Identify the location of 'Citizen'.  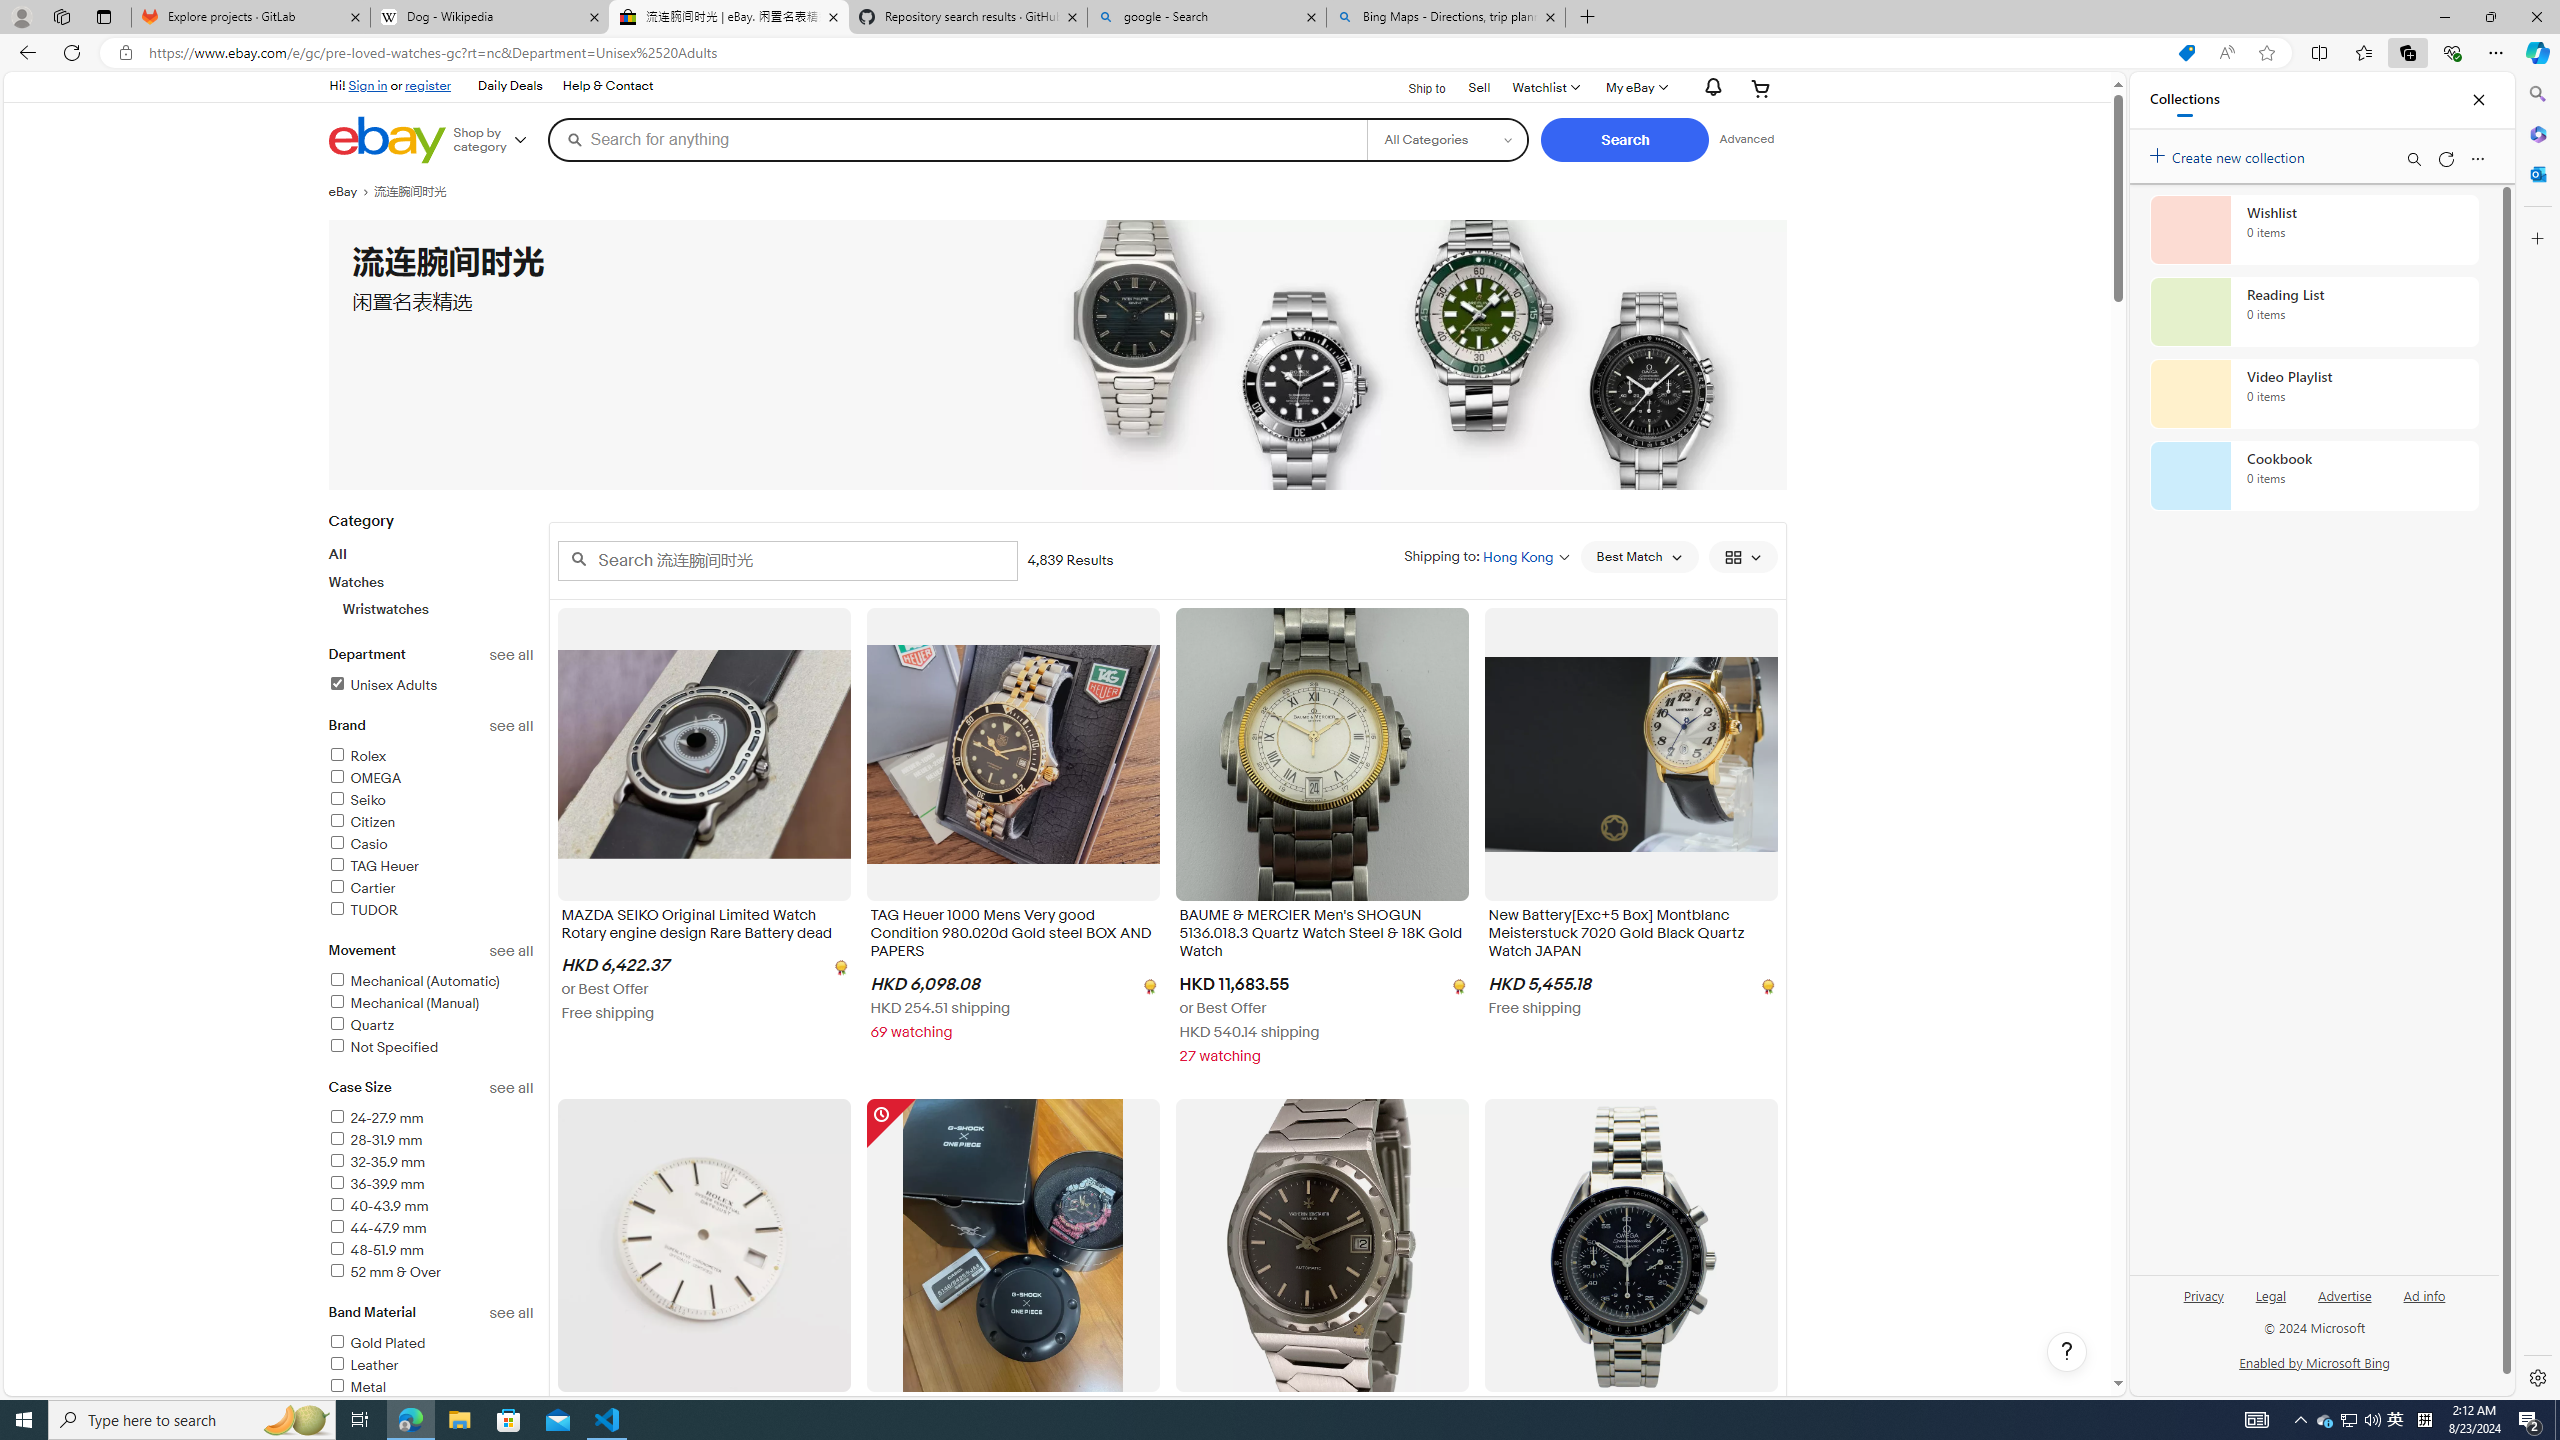
(431, 822).